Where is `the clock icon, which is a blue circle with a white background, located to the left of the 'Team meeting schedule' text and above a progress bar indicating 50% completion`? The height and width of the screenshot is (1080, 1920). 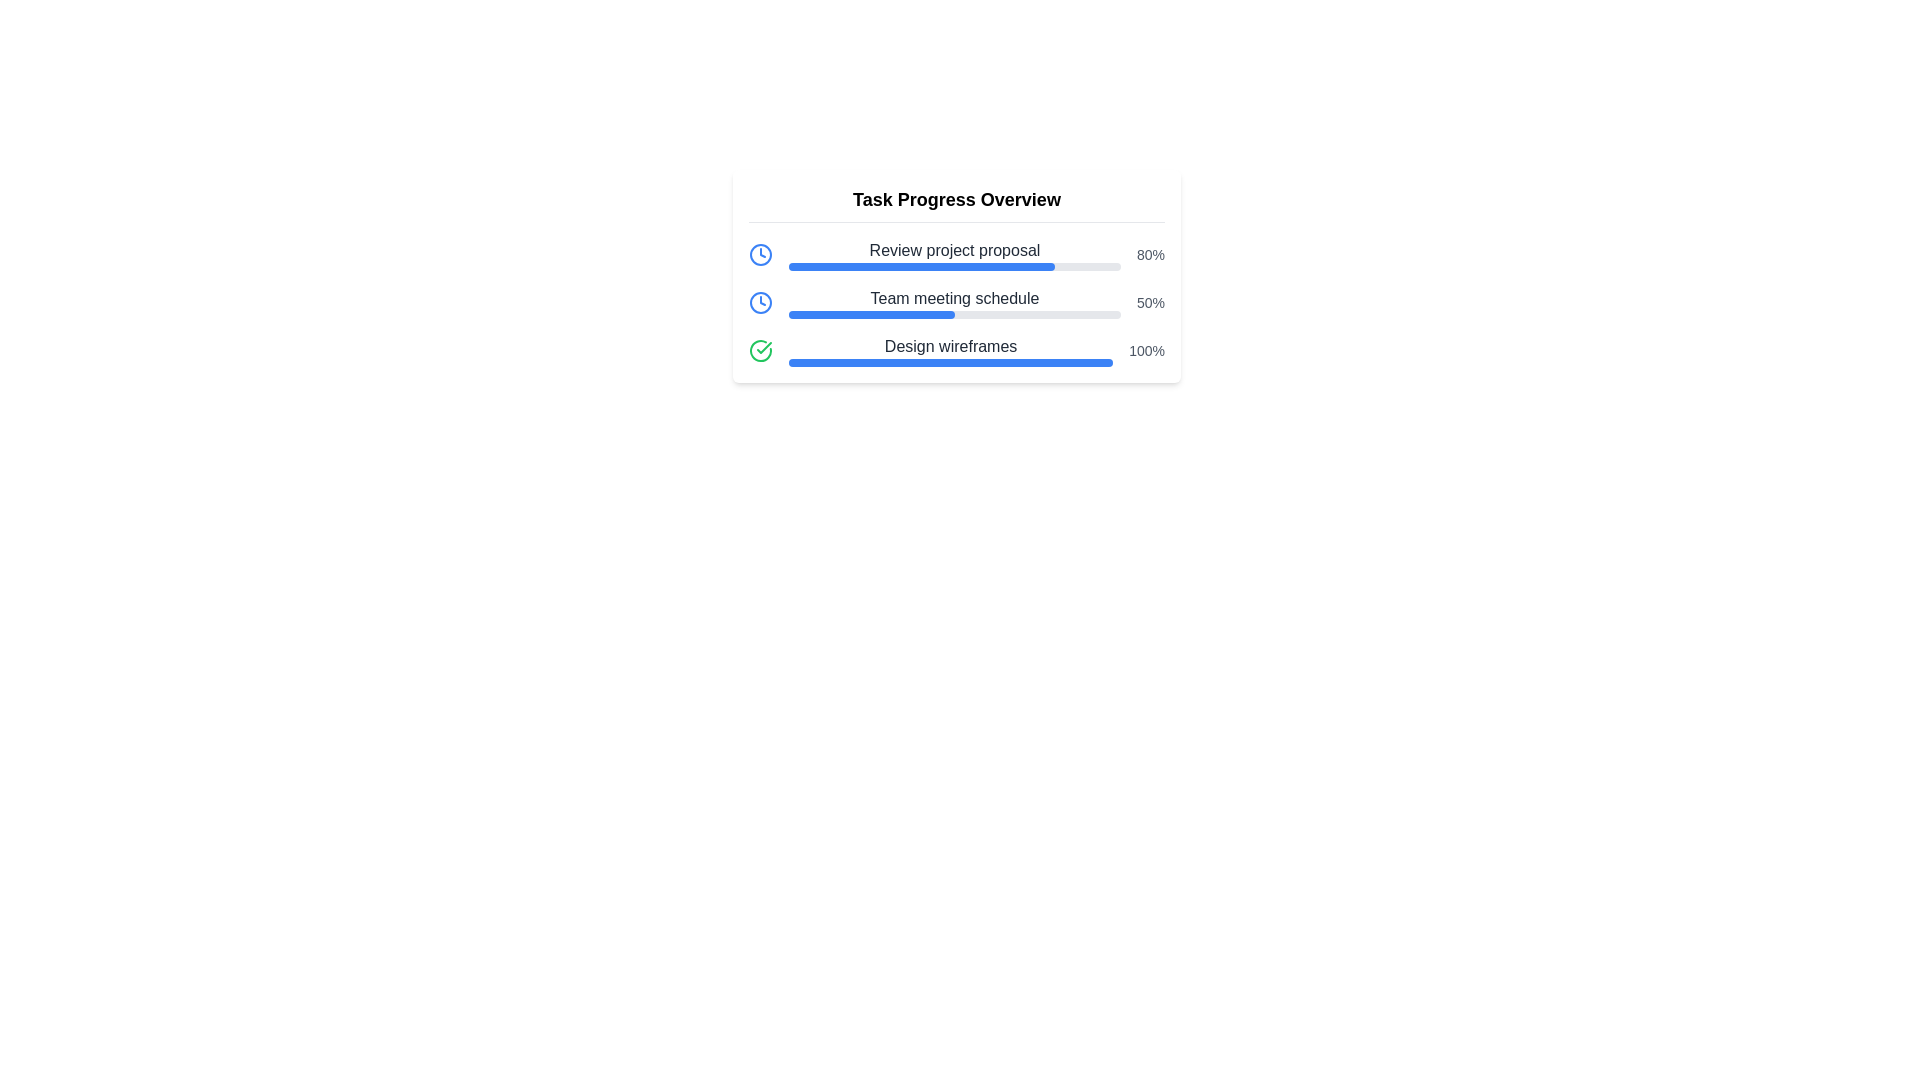
the clock icon, which is a blue circle with a white background, located to the left of the 'Team meeting schedule' text and above a progress bar indicating 50% completion is located at coordinates (760, 303).